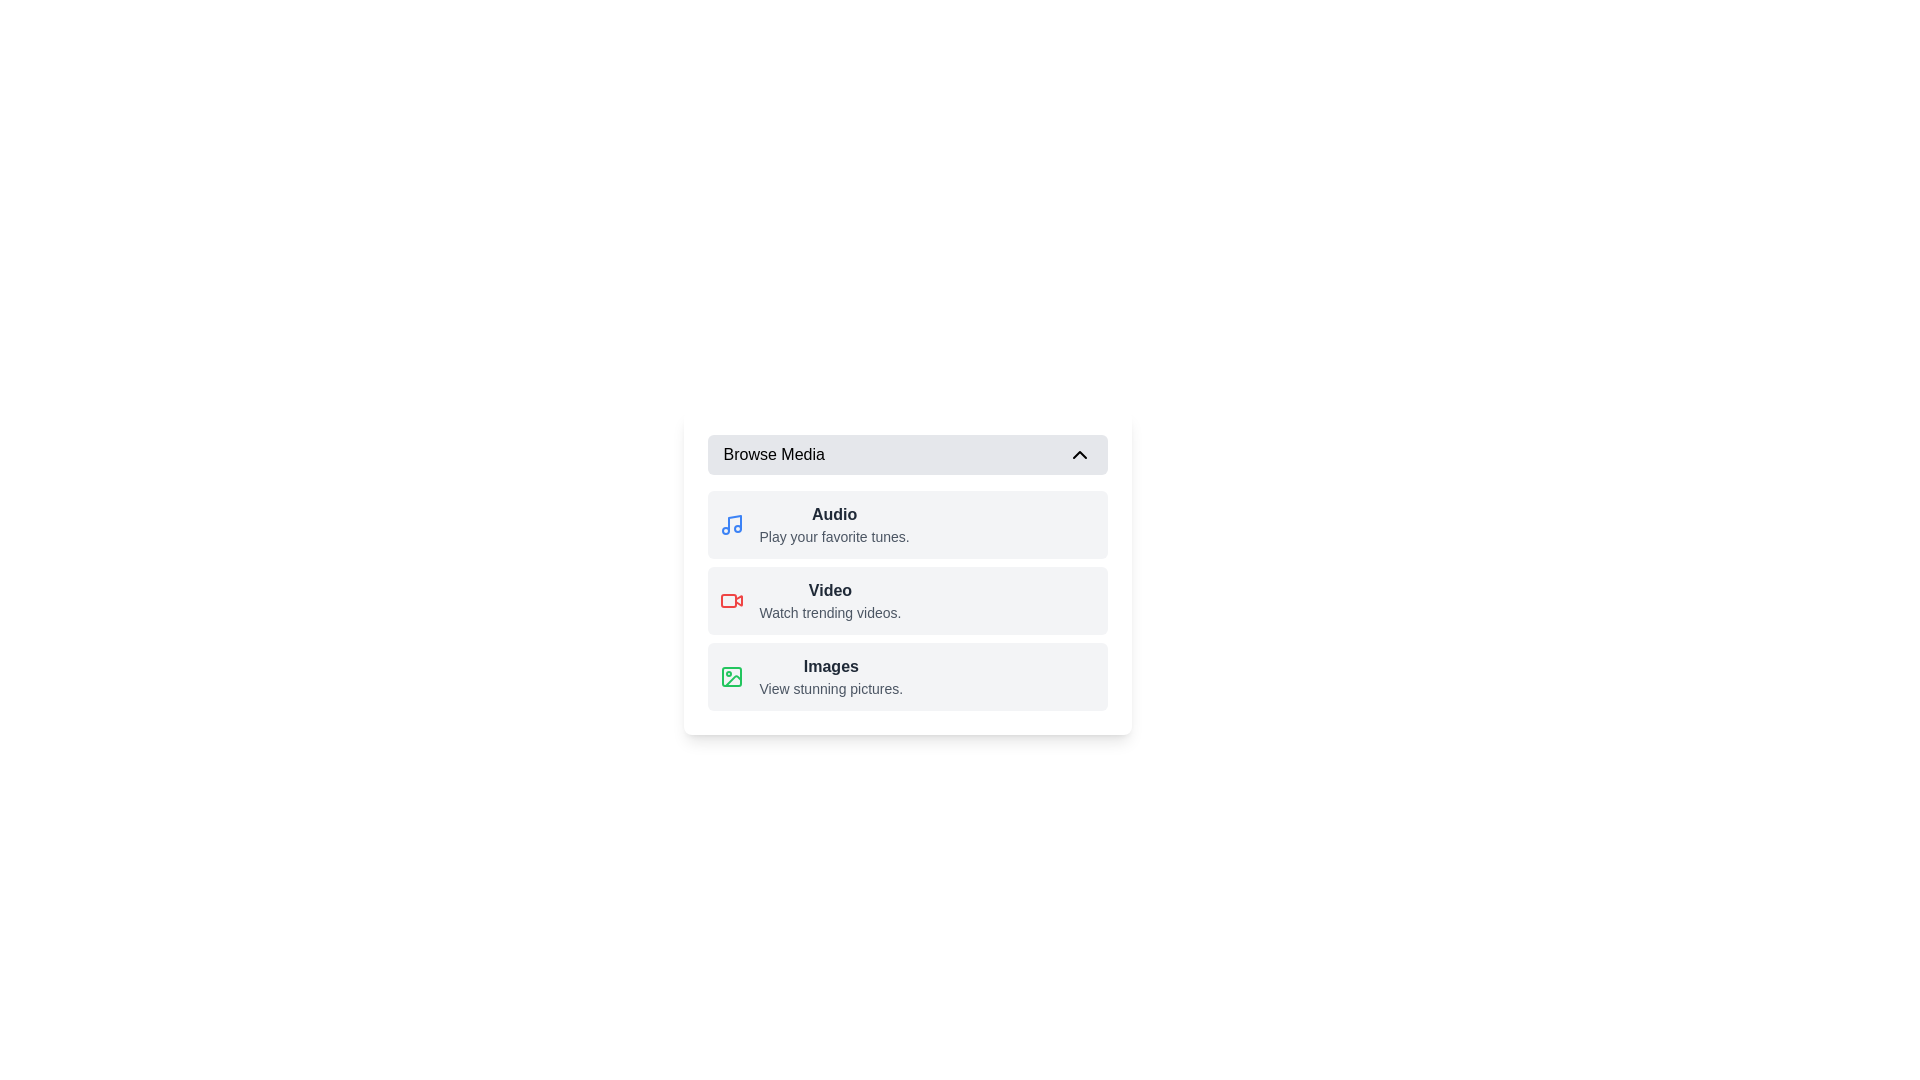 The image size is (1920, 1080). I want to click on the text element that reads 'Play your favorite tunes.' which is styled in gray and located beneath the bold header 'Audio' in the 'Browse Media' section, so click(834, 535).